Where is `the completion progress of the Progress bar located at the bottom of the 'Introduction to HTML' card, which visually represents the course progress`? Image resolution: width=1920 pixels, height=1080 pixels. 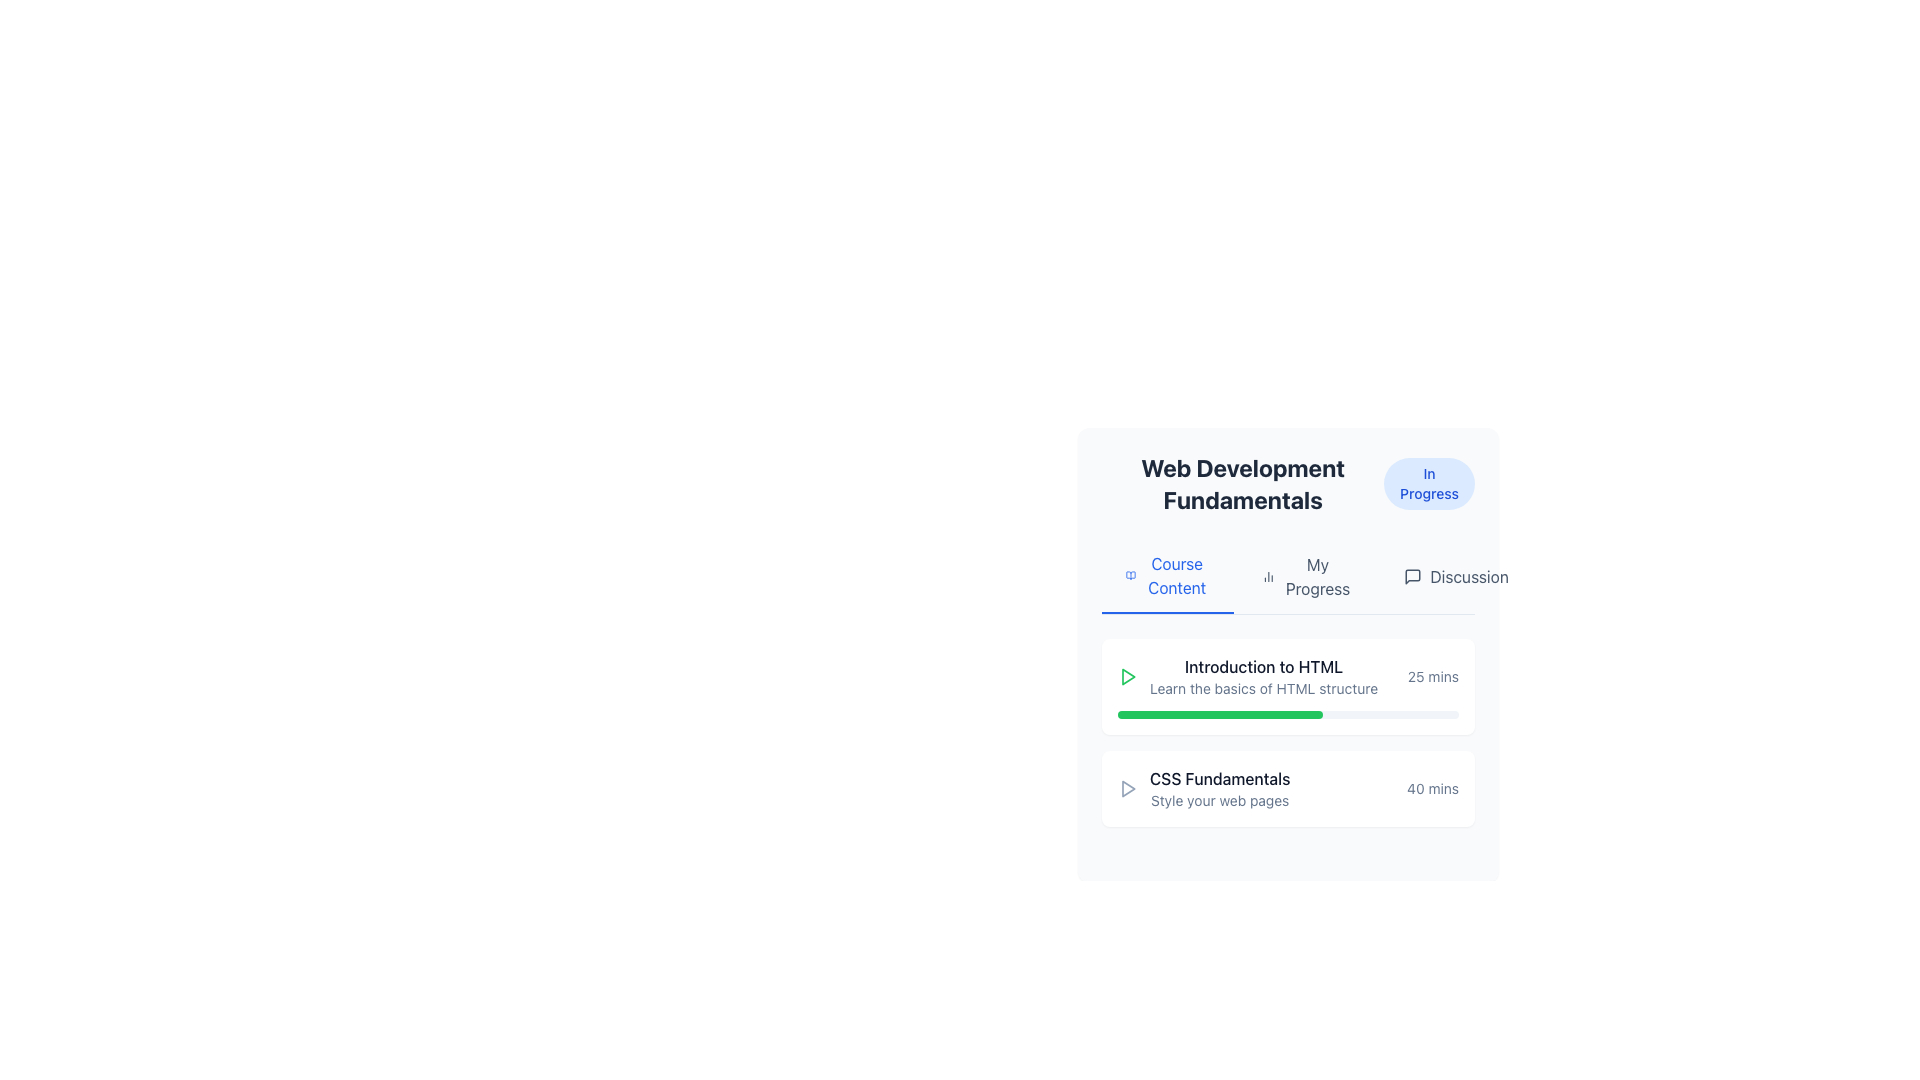
the completion progress of the Progress bar located at the bottom of the 'Introduction to HTML' card, which visually represents the course progress is located at coordinates (1288, 713).